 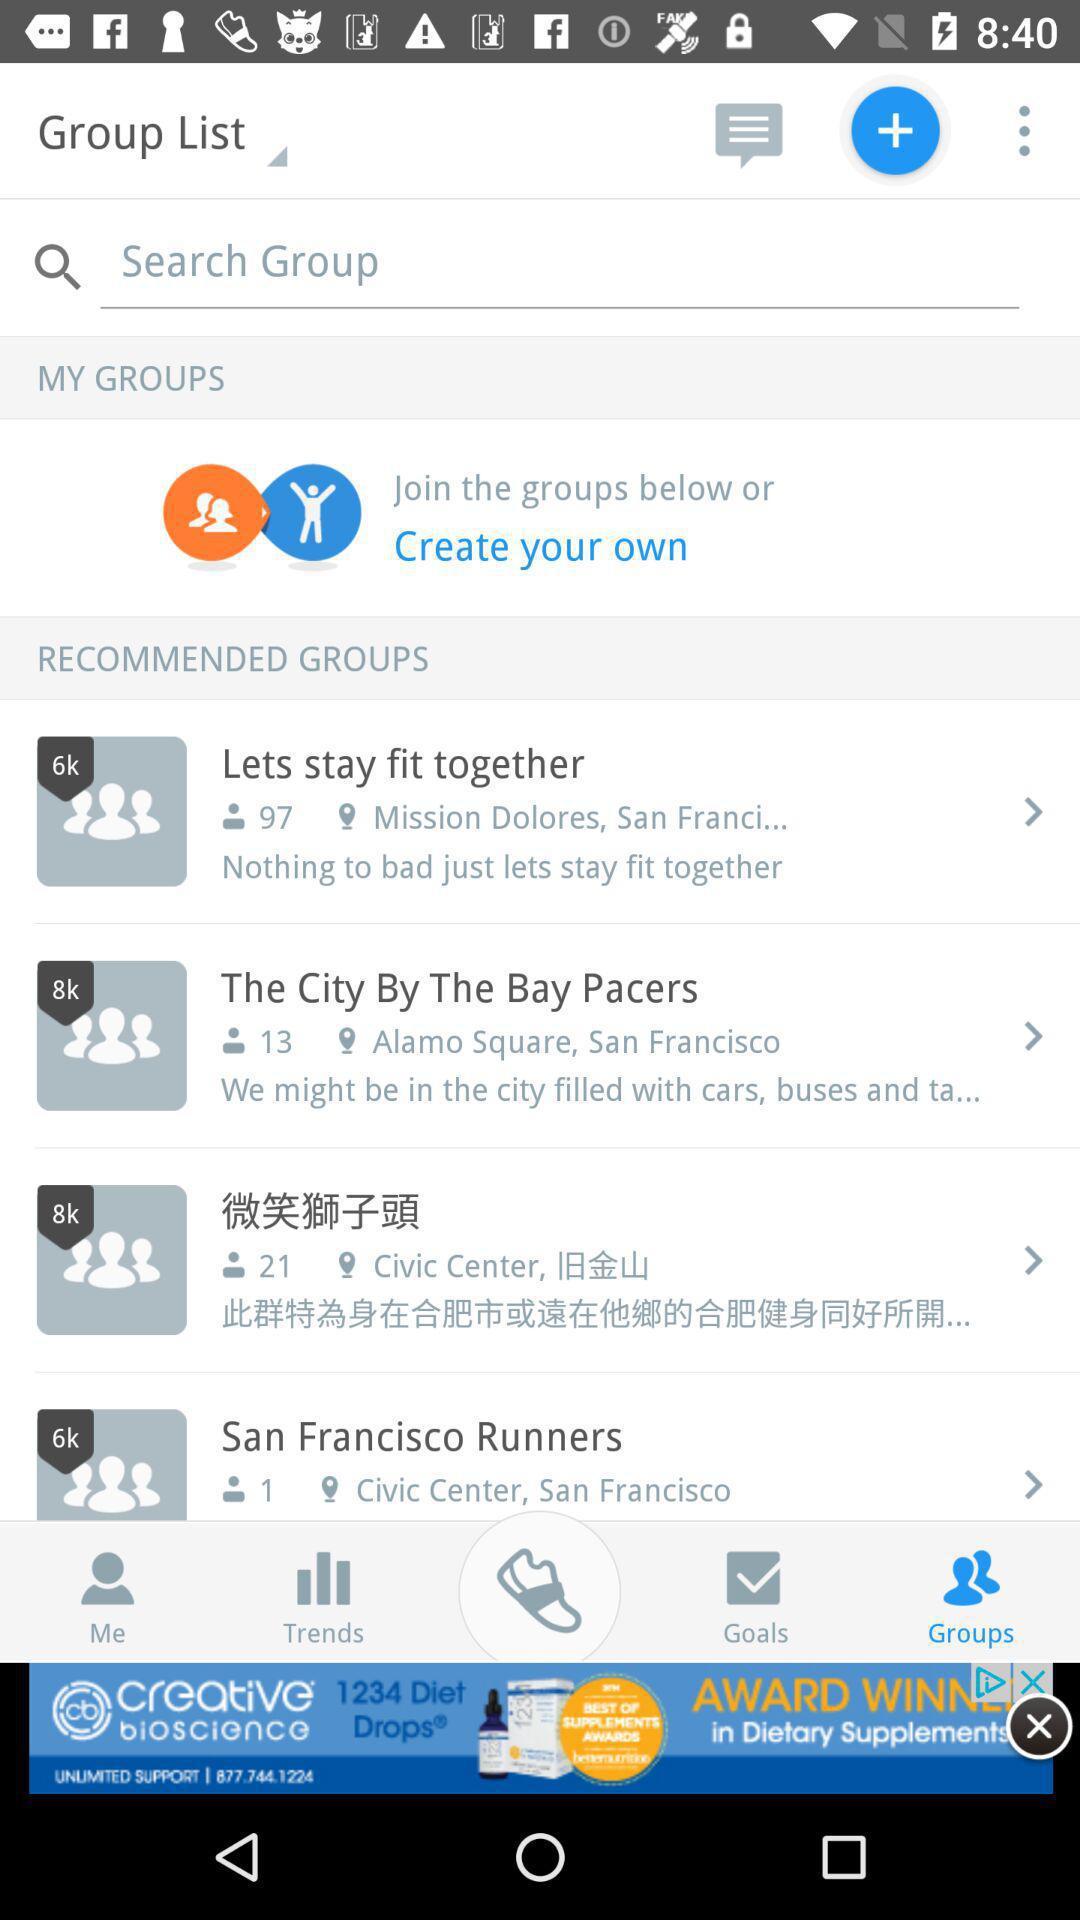 I want to click on the close icon, so click(x=1038, y=1725).